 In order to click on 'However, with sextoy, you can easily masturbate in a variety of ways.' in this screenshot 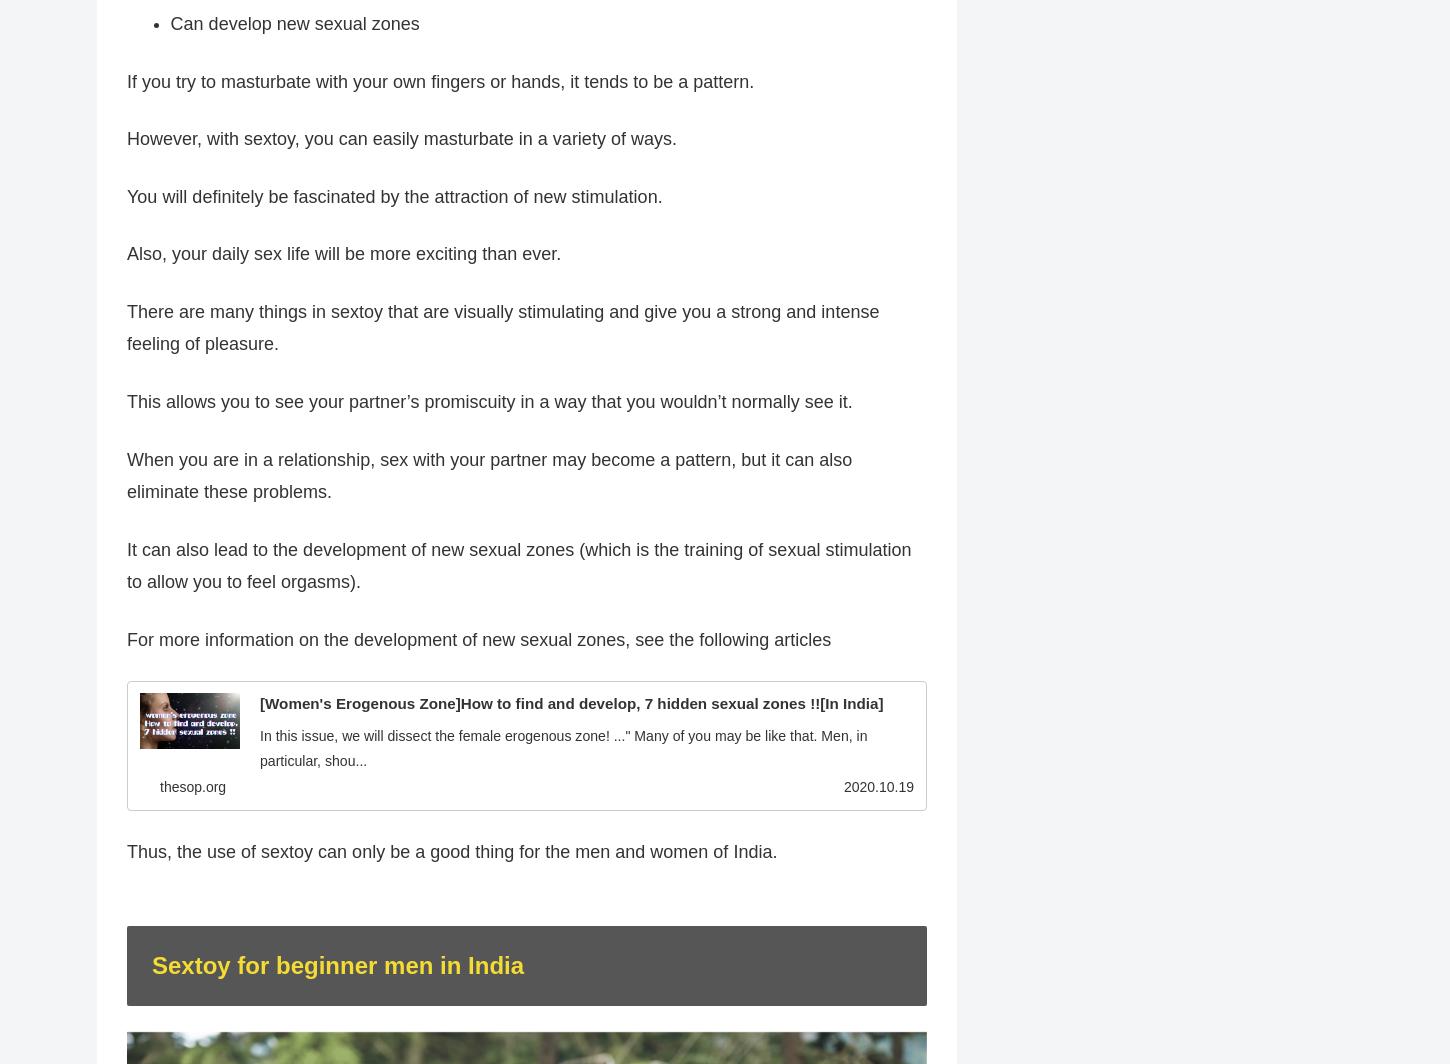, I will do `click(400, 138)`.